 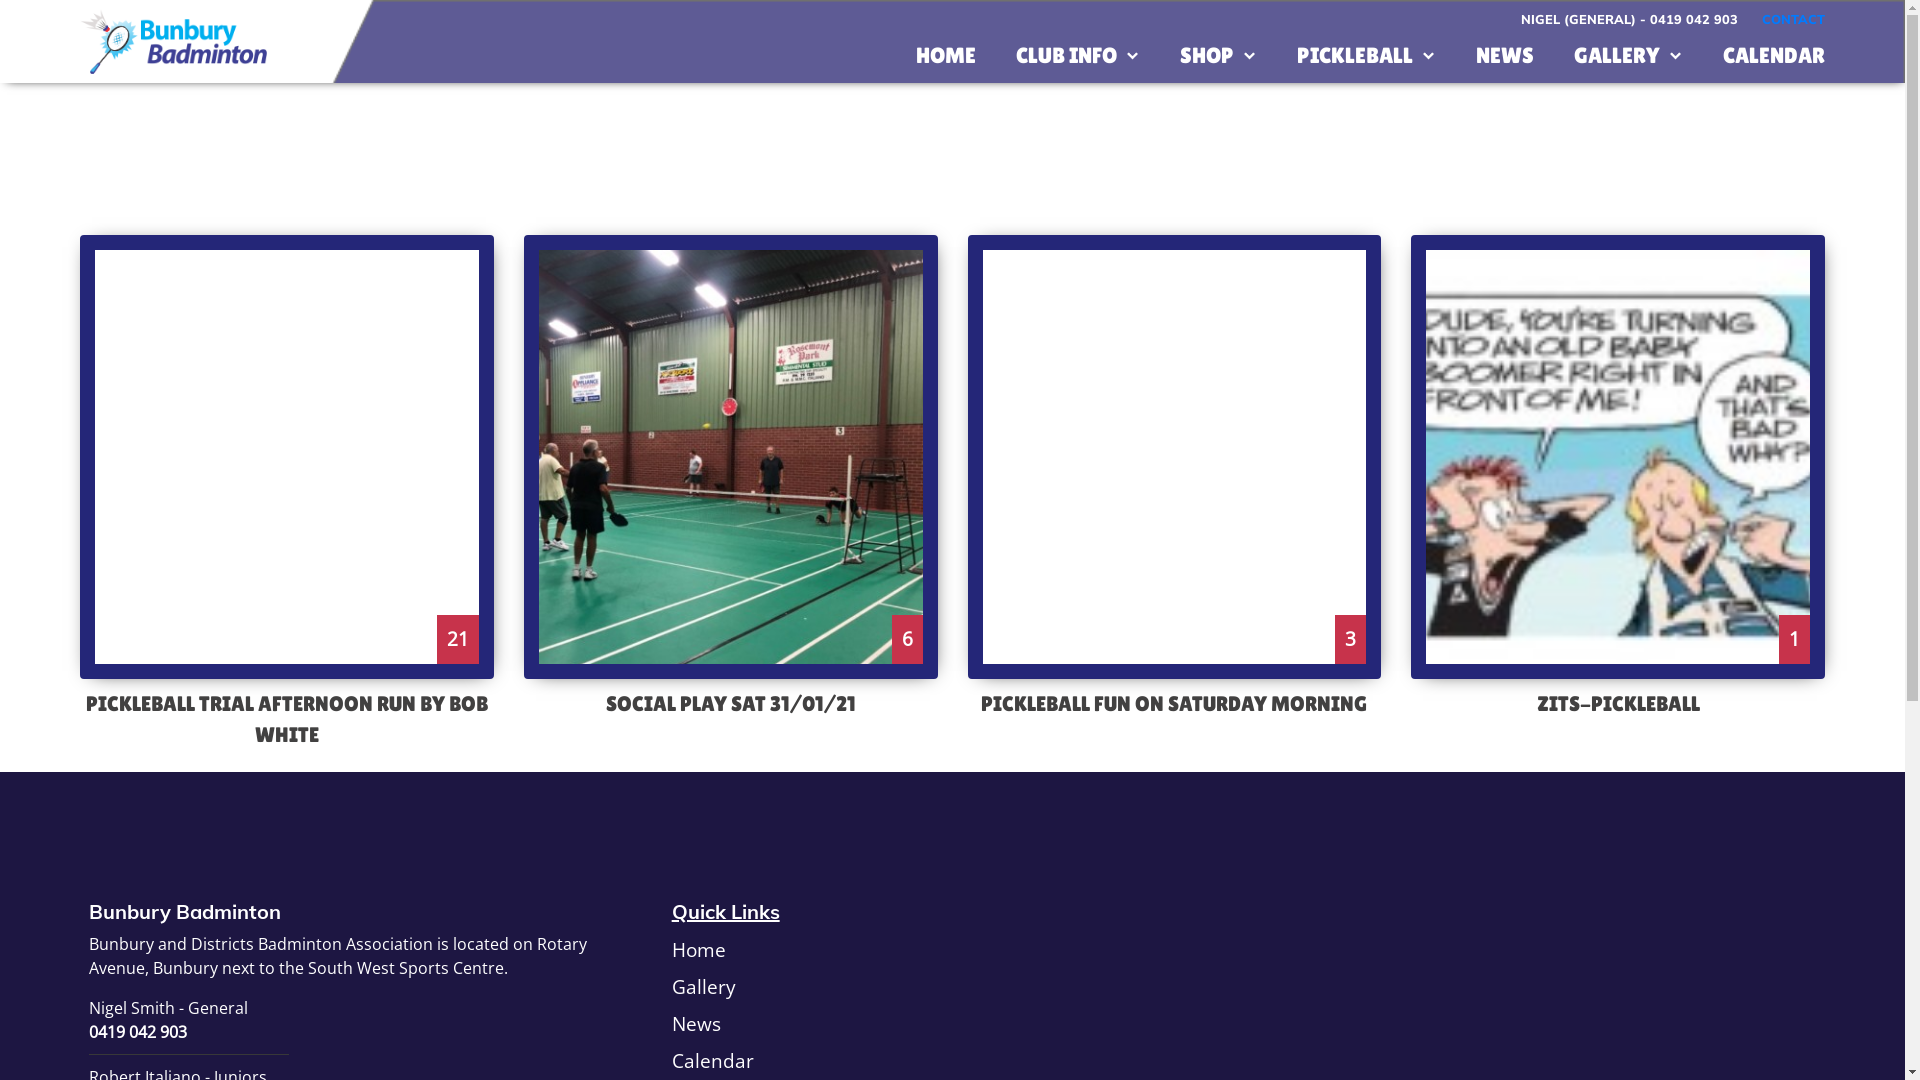 I want to click on 'Calendar', so click(x=713, y=1059).